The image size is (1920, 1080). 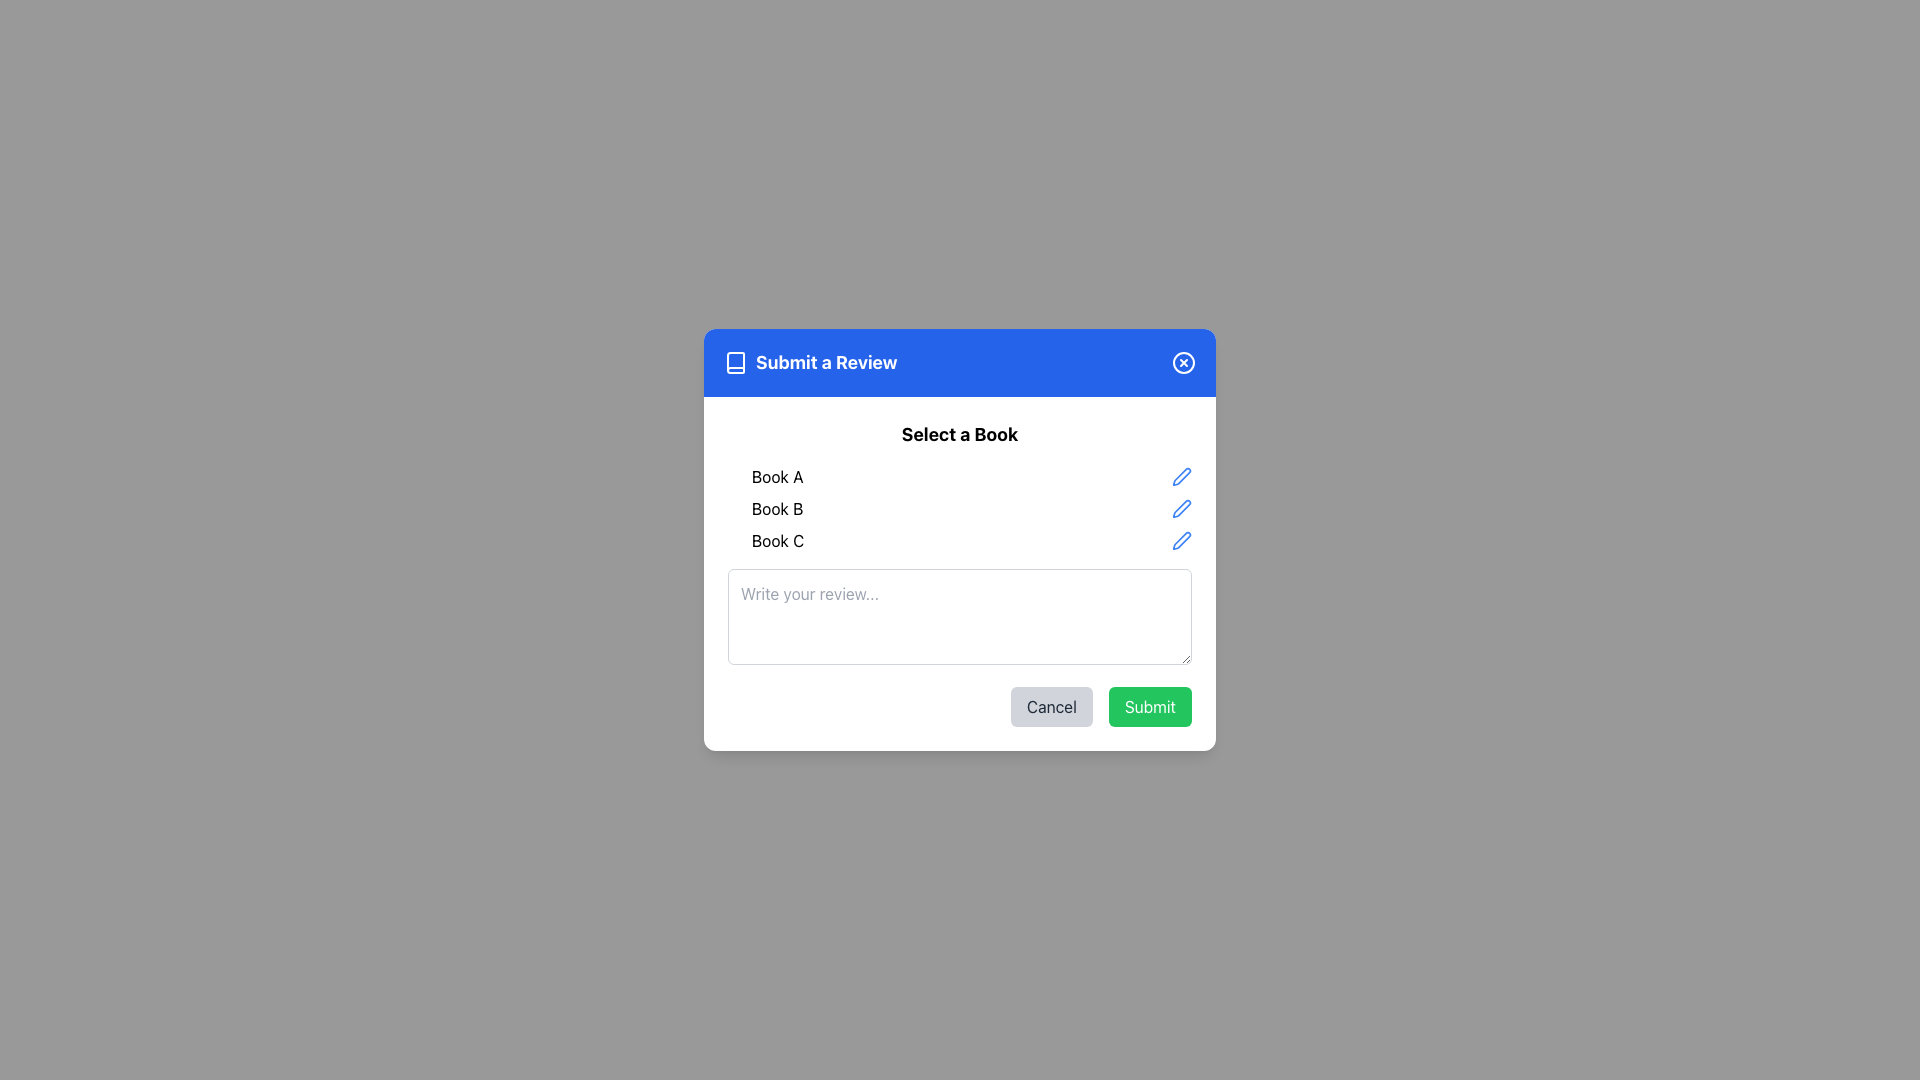 What do you see at coordinates (1181, 507) in the screenshot?
I see `the editing icon located to the right of the label 'Book B'` at bounding box center [1181, 507].